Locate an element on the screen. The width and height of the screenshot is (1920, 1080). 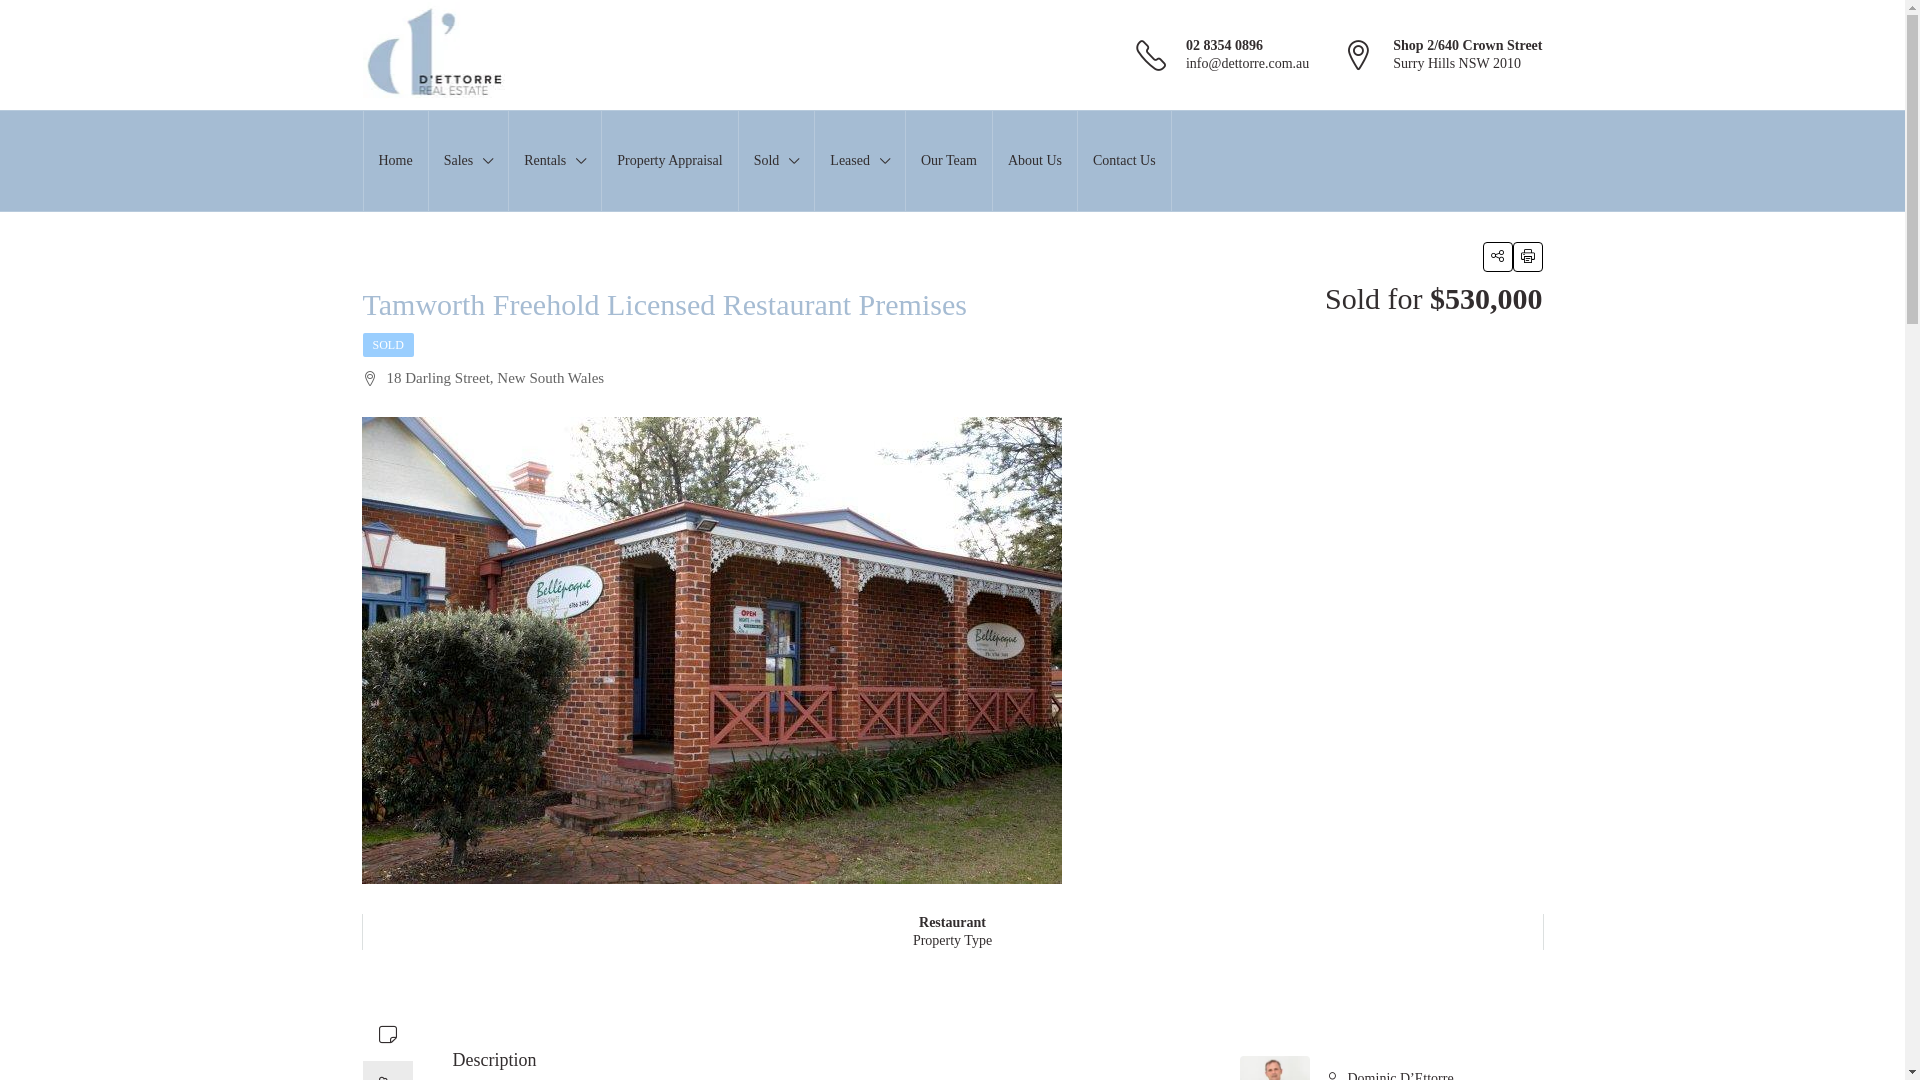
'Home' is located at coordinates (364, 160).